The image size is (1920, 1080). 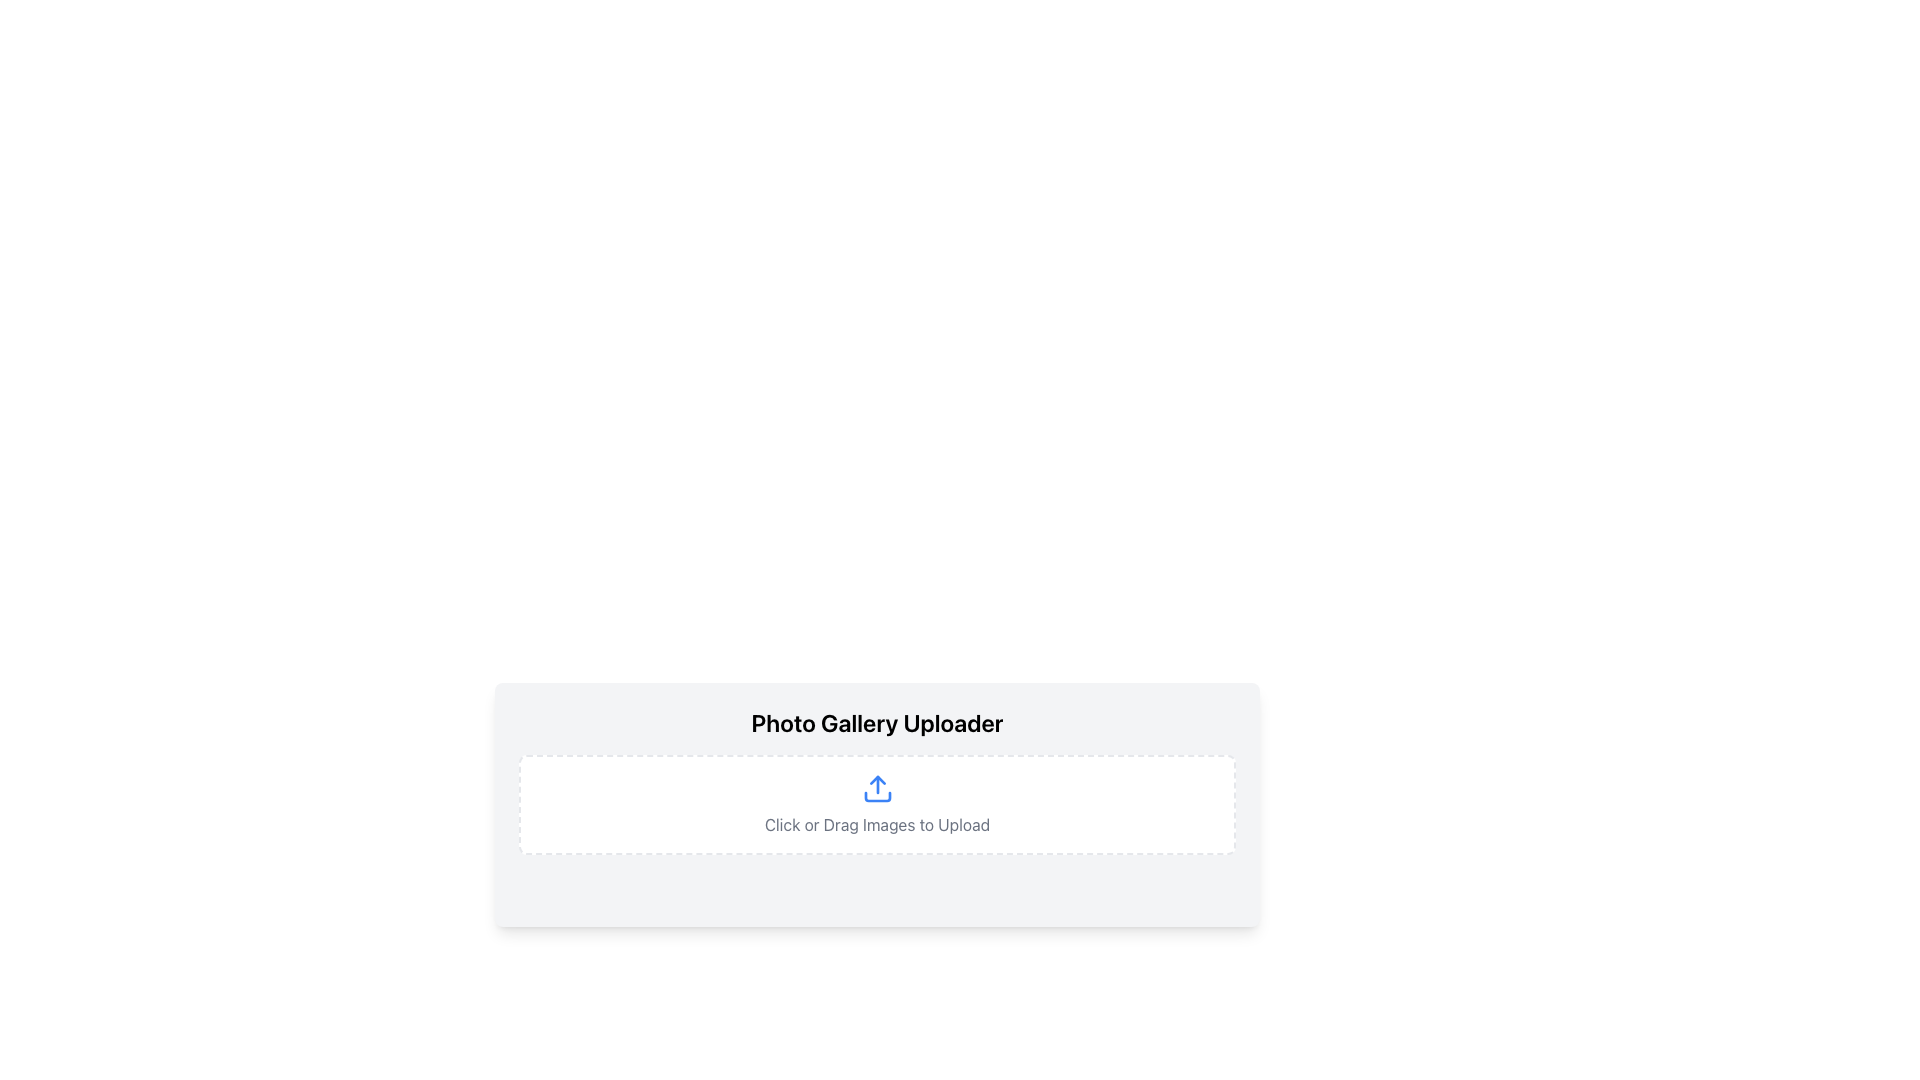 I want to click on the Interactive upload area located below the 'Photo Gallery Uploader' title, so click(x=877, y=804).